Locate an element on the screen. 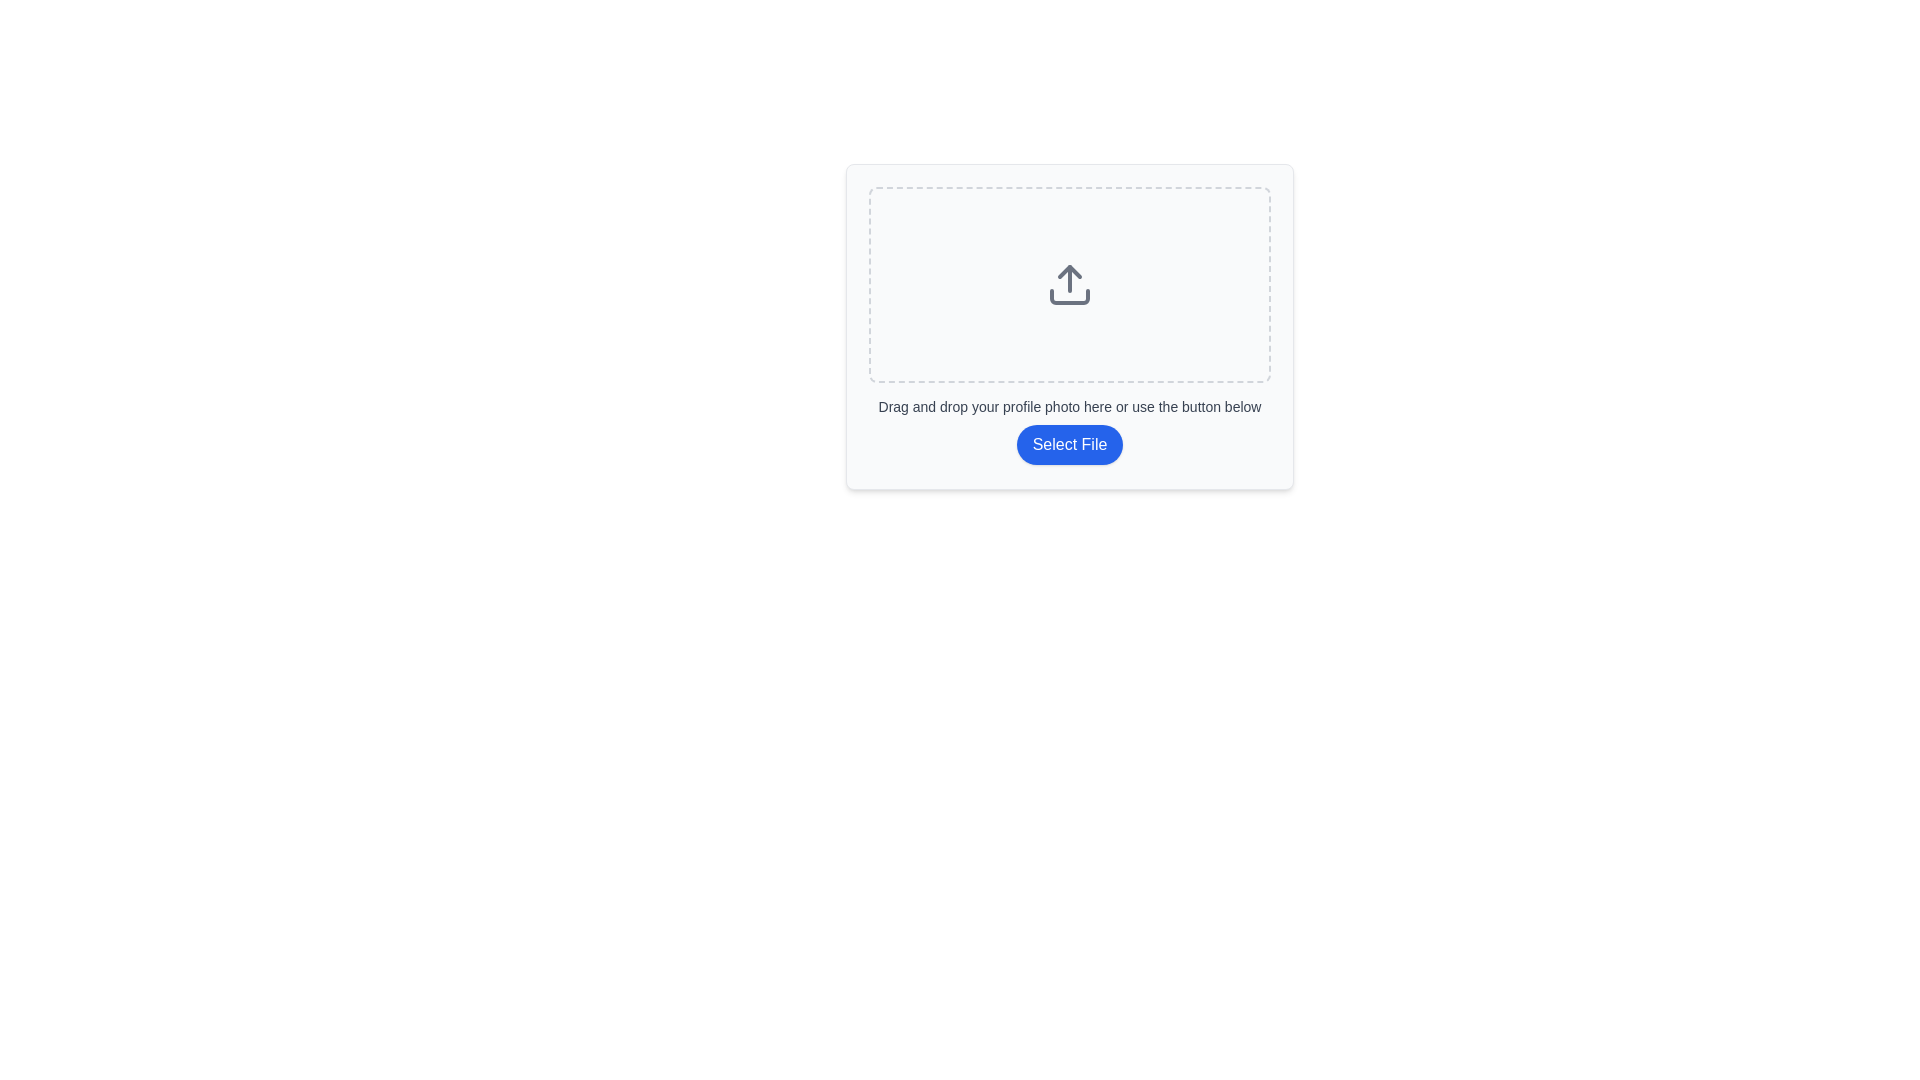 The width and height of the screenshot is (1920, 1080). the upward-facing gray triangular component of the upload icon, which is positioned in the upper-central portion of the drag-and-drop upload area is located at coordinates (1069, 272).